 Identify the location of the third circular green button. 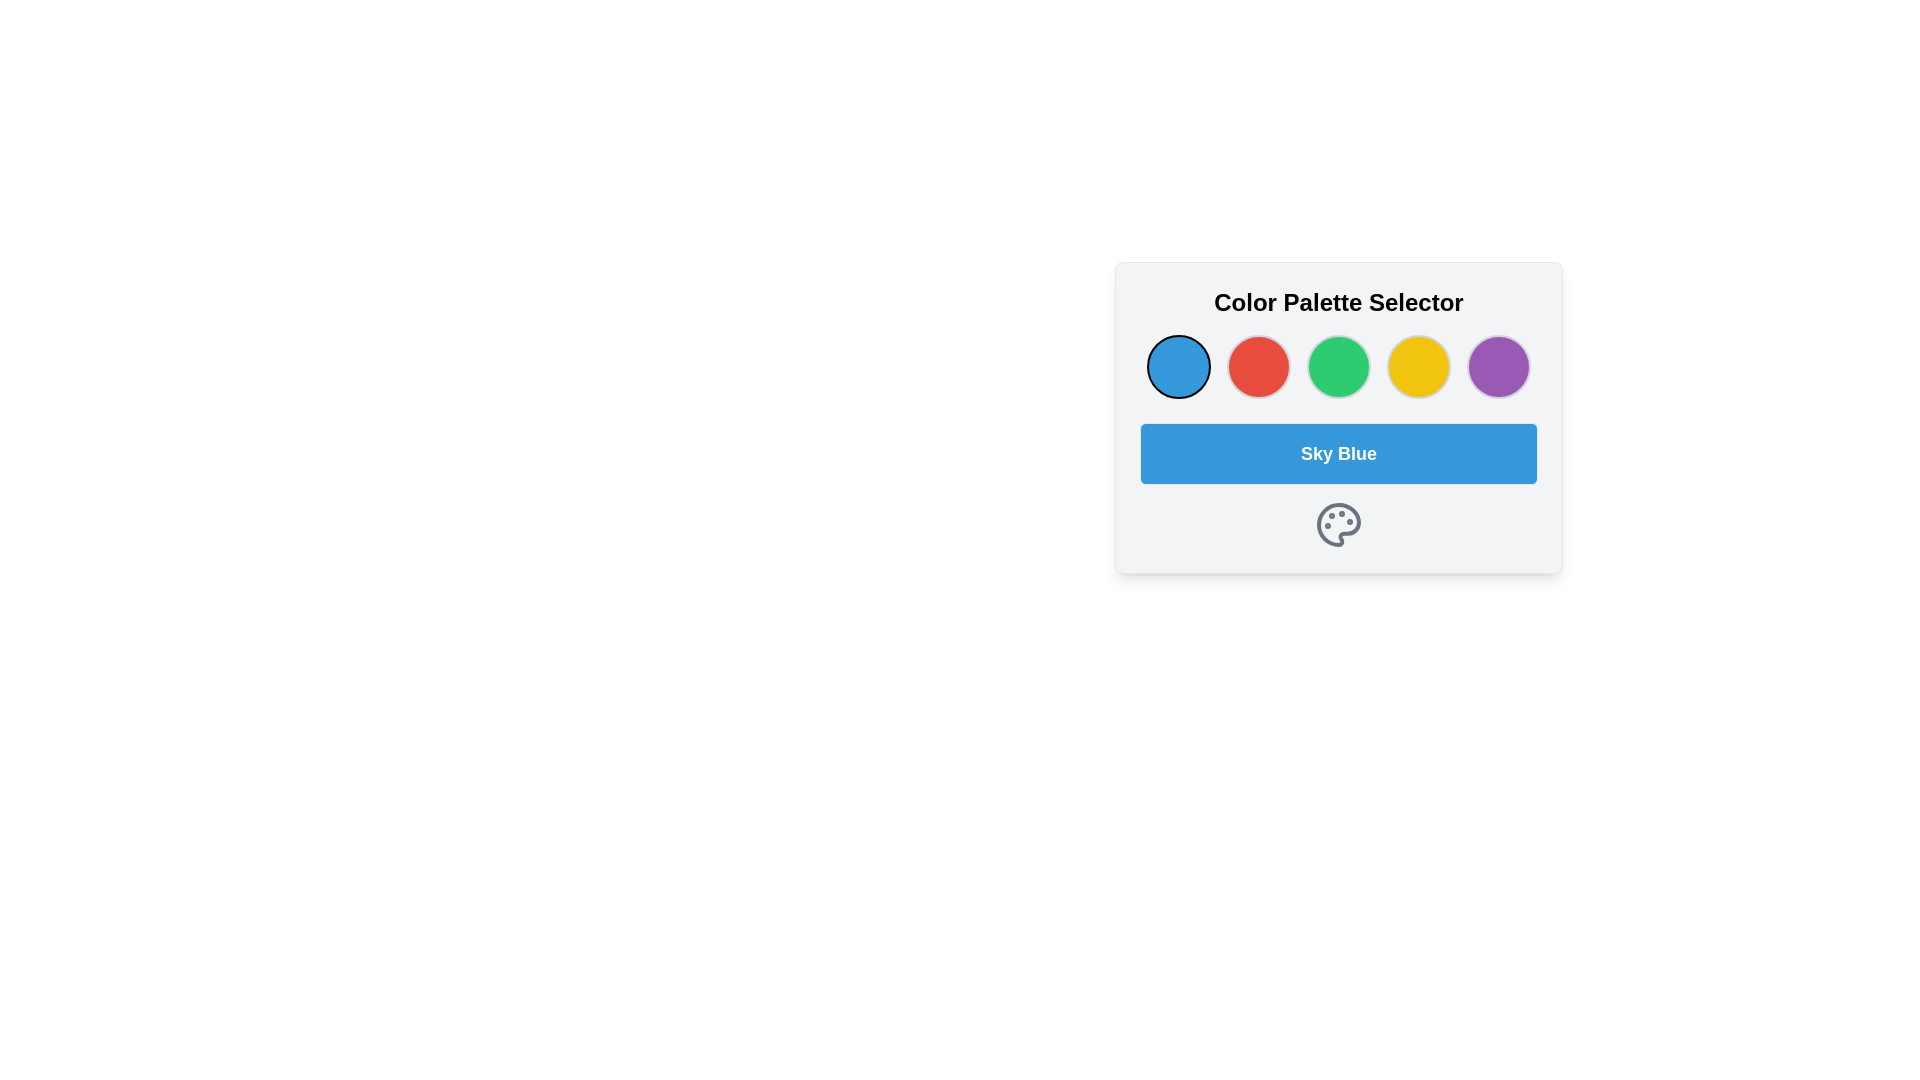
(1339, 366).